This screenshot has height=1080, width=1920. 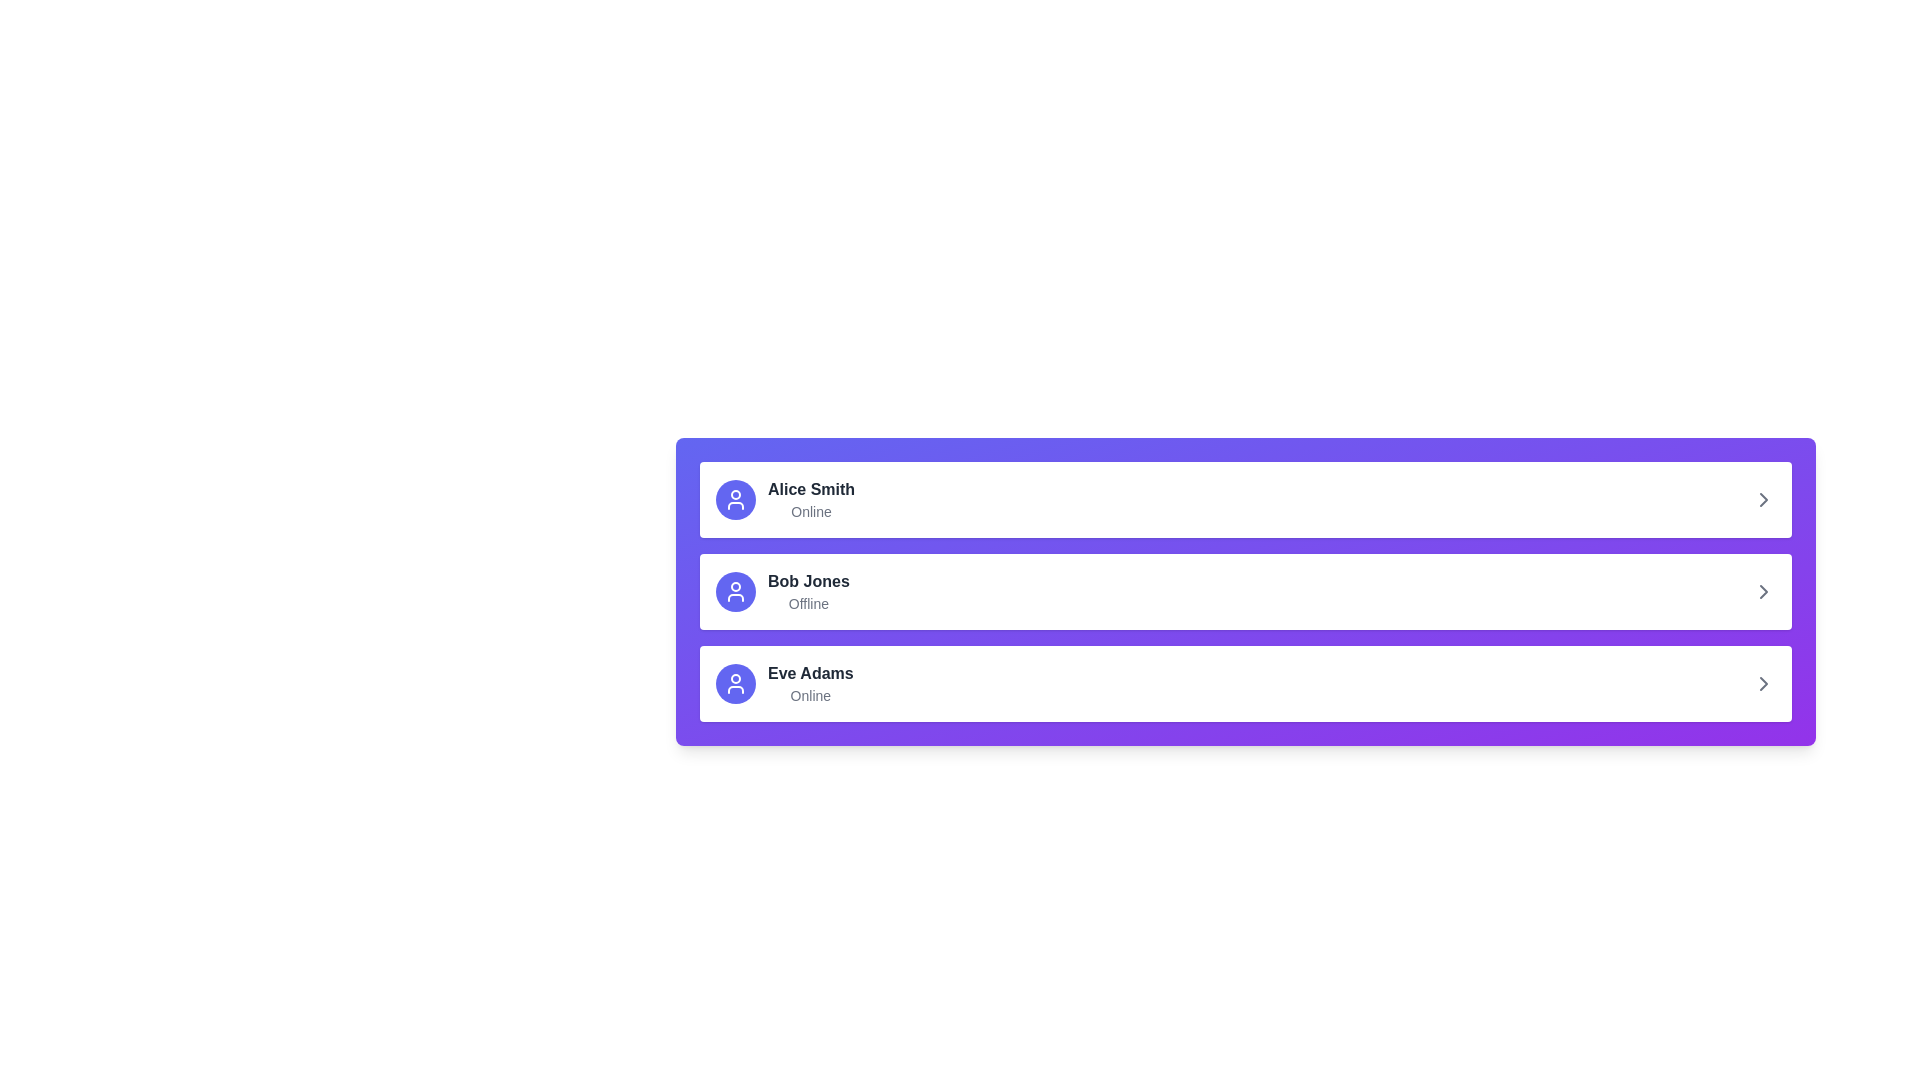 I want to click on status text indicating the online status of the user named 'Eve Adams', which is located below the user's name in the horizontal list layout, so click(x=810, y=694).